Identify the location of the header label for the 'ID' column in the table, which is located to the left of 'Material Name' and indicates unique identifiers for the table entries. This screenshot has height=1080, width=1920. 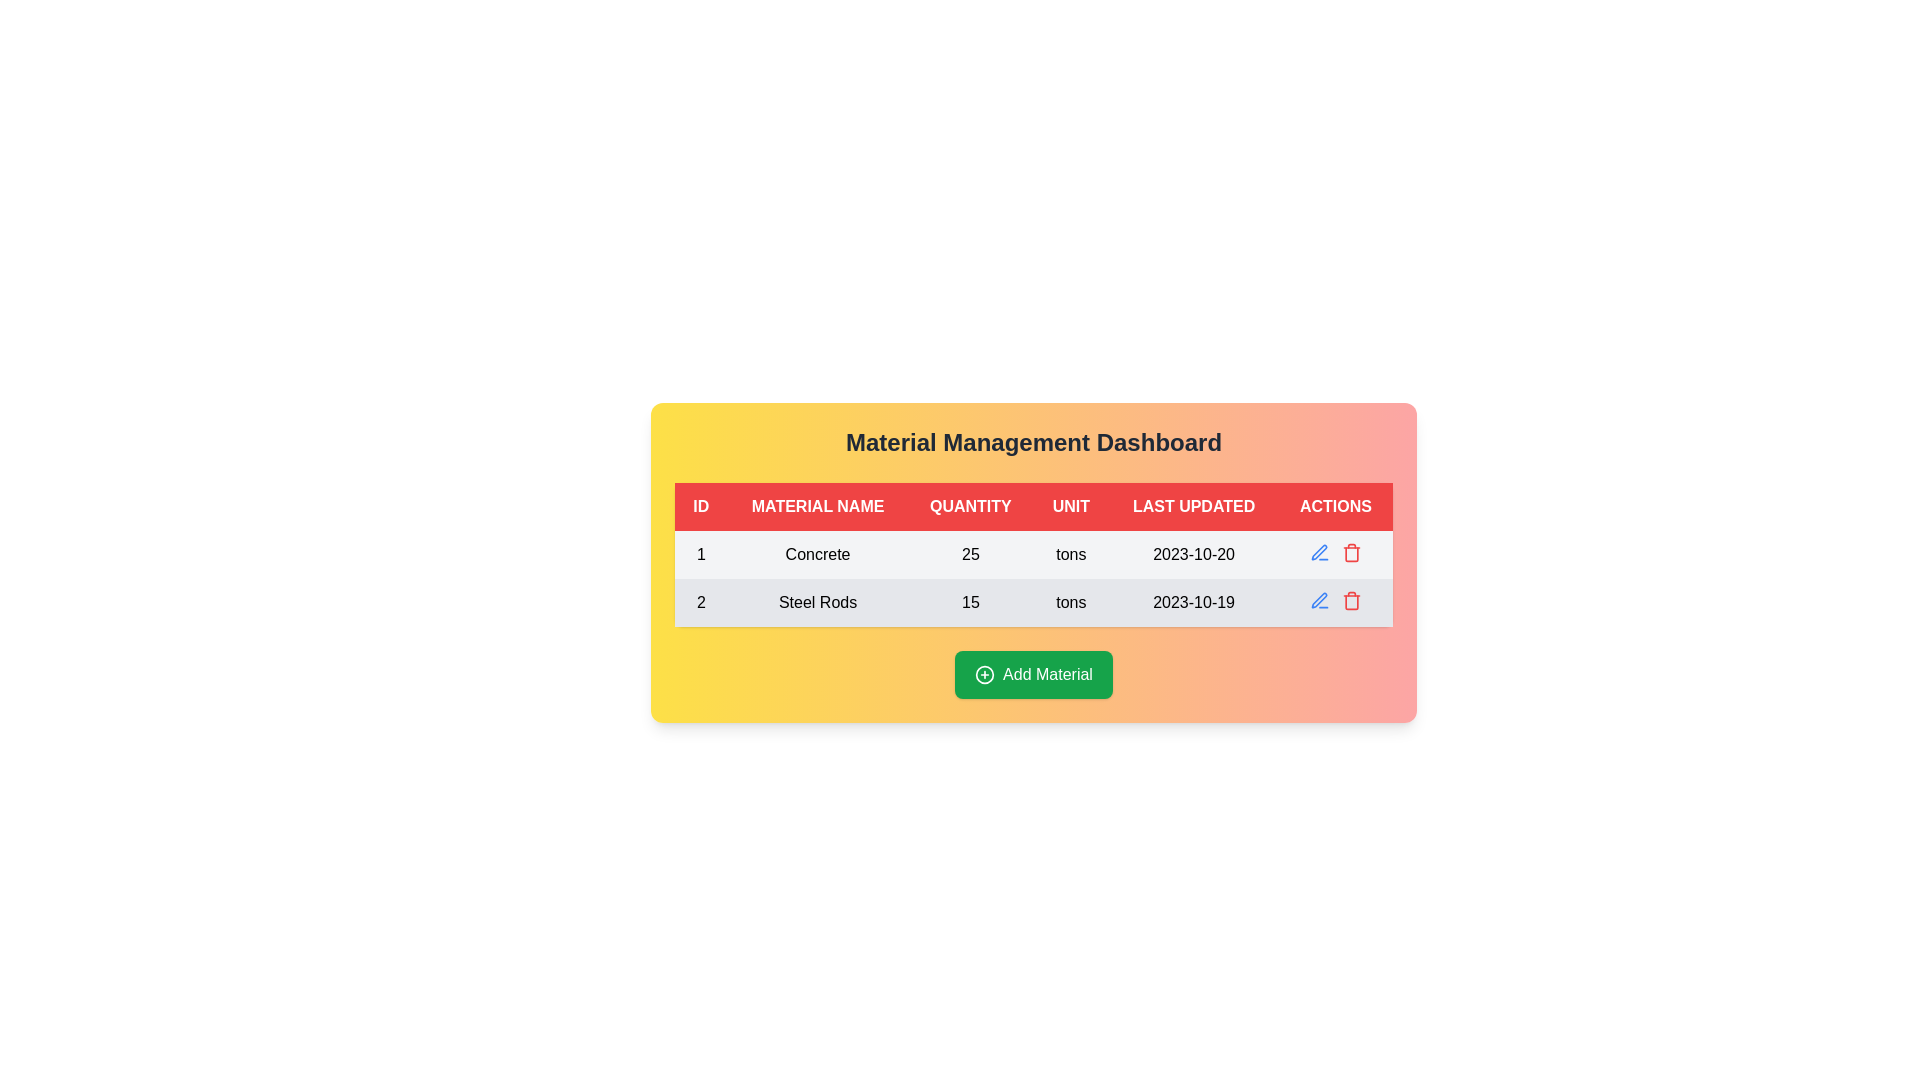
(701, 505).